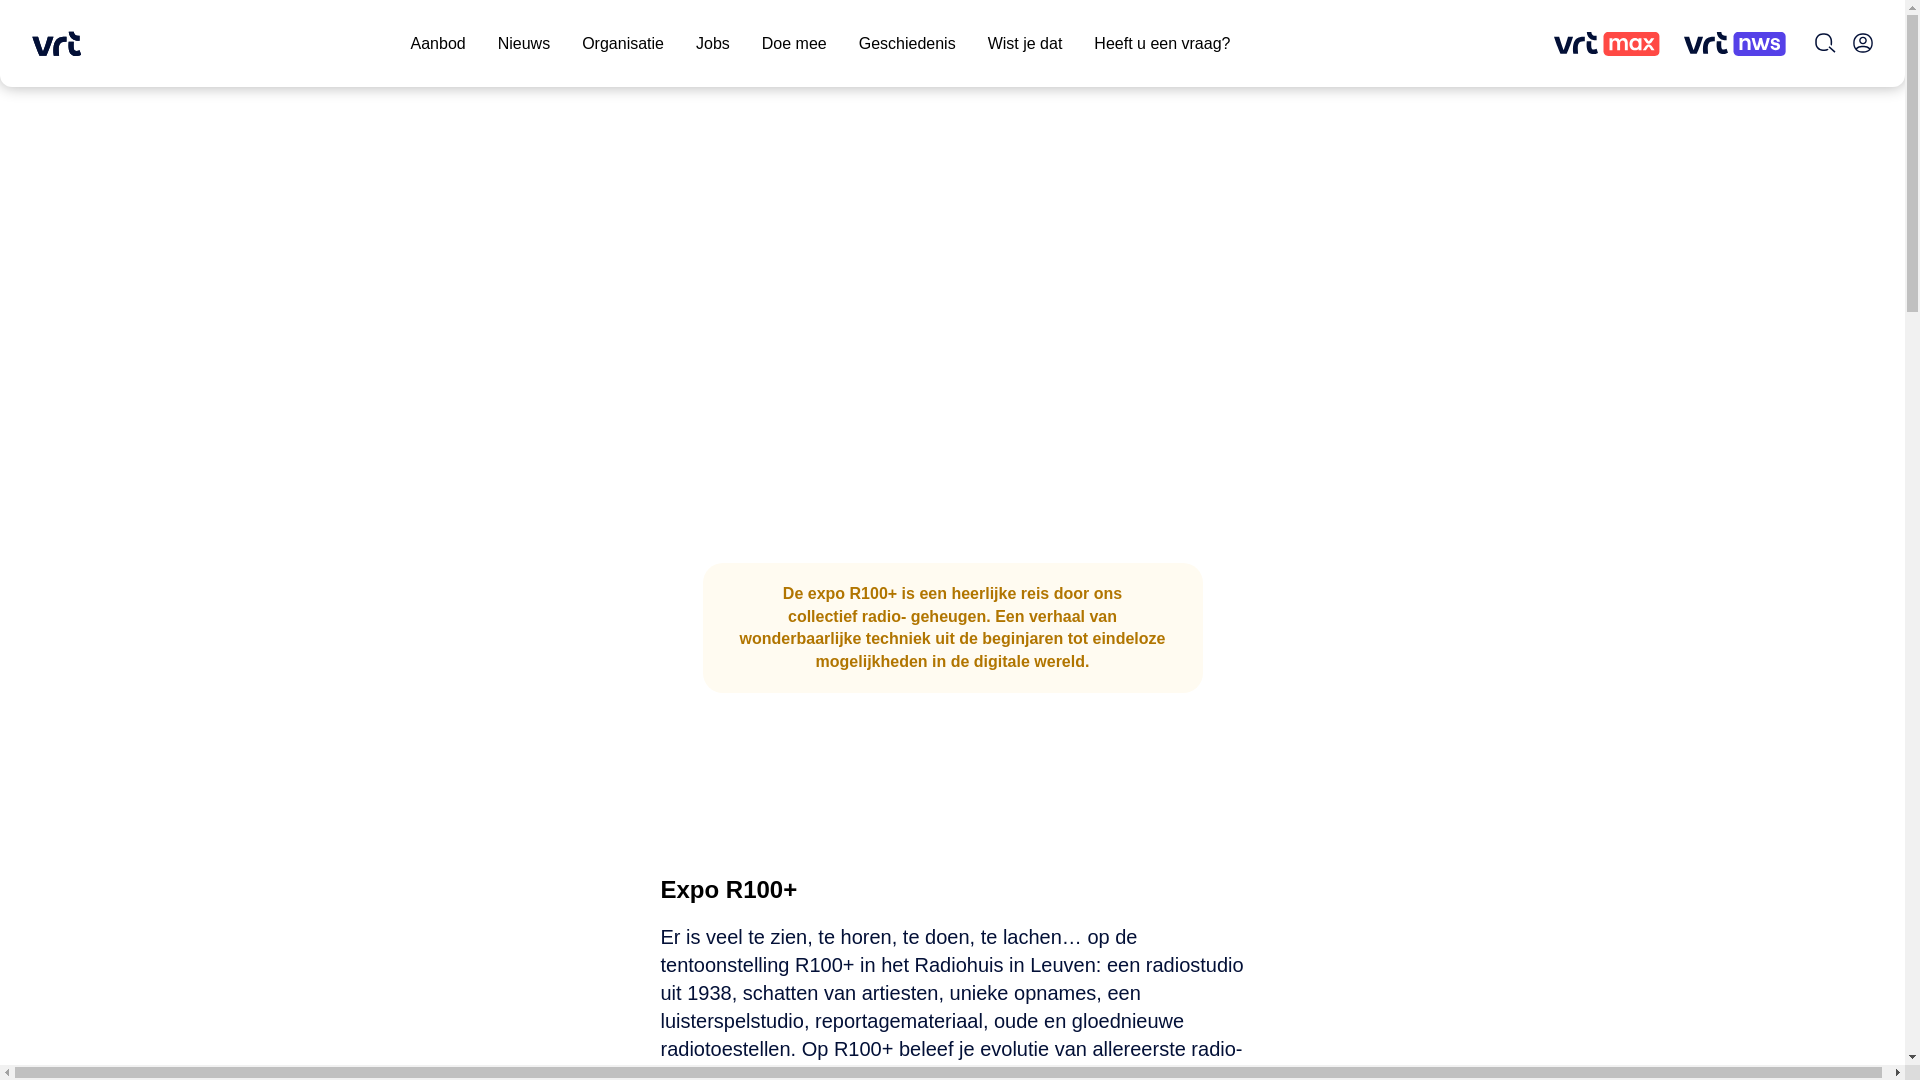  I want to click on 'Wist je dat', so click(1025, 43).